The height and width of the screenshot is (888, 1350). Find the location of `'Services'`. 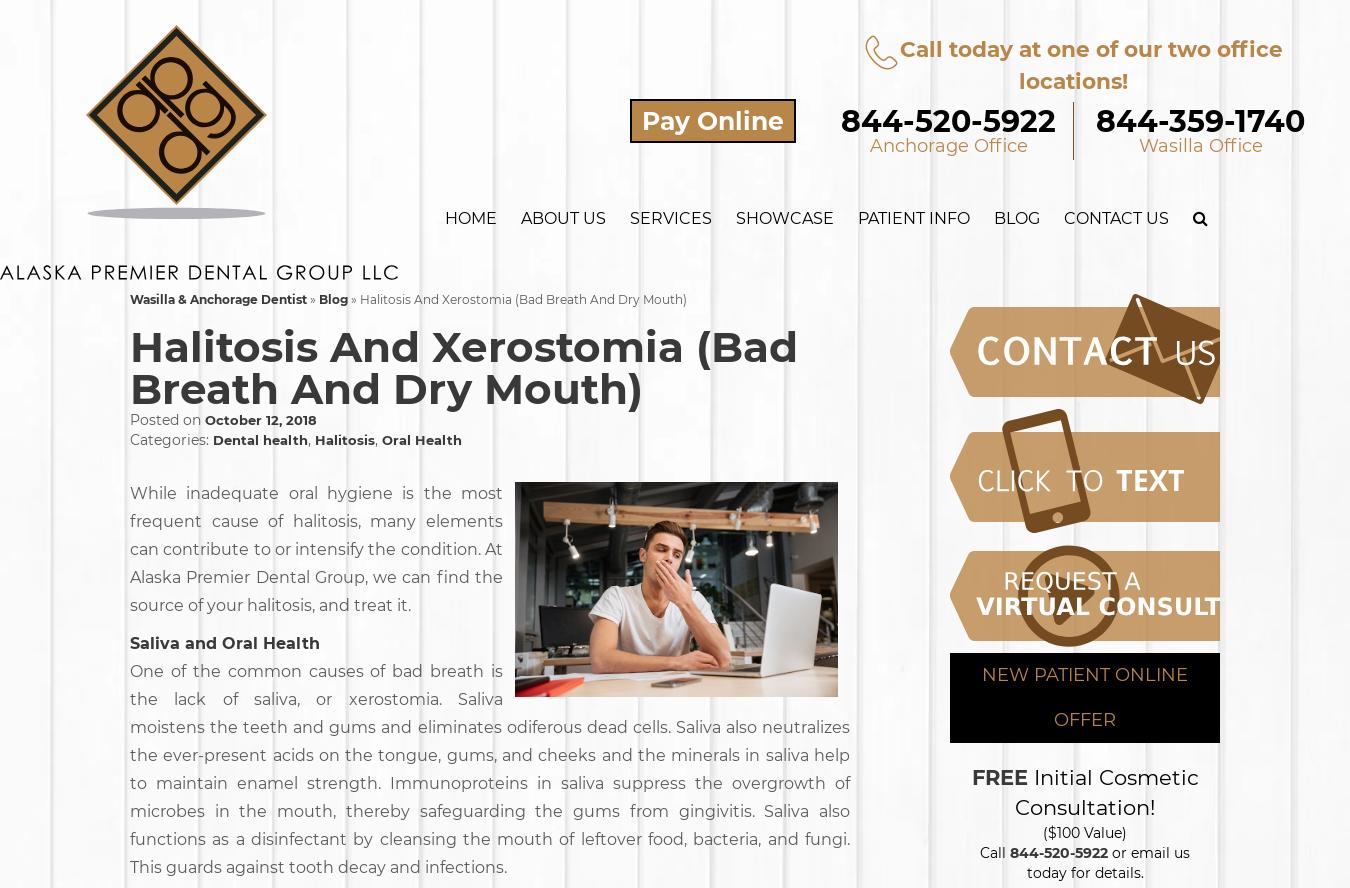

'Services' is located at coordinates (670, 217).